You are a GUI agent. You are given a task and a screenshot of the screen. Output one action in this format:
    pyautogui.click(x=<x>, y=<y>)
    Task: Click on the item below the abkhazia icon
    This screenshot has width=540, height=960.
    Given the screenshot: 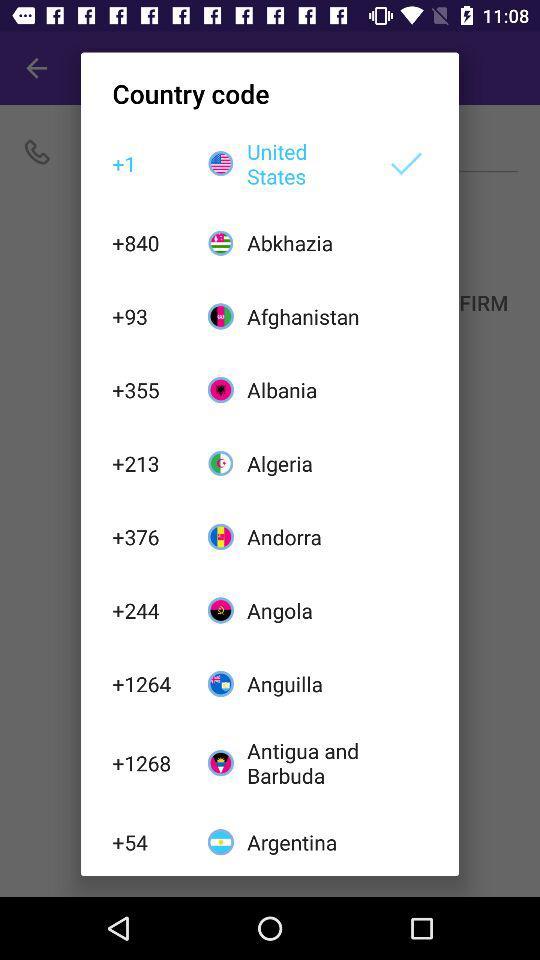 What is the action you would take?
    pyautogui.click(x=305, y=316)
    